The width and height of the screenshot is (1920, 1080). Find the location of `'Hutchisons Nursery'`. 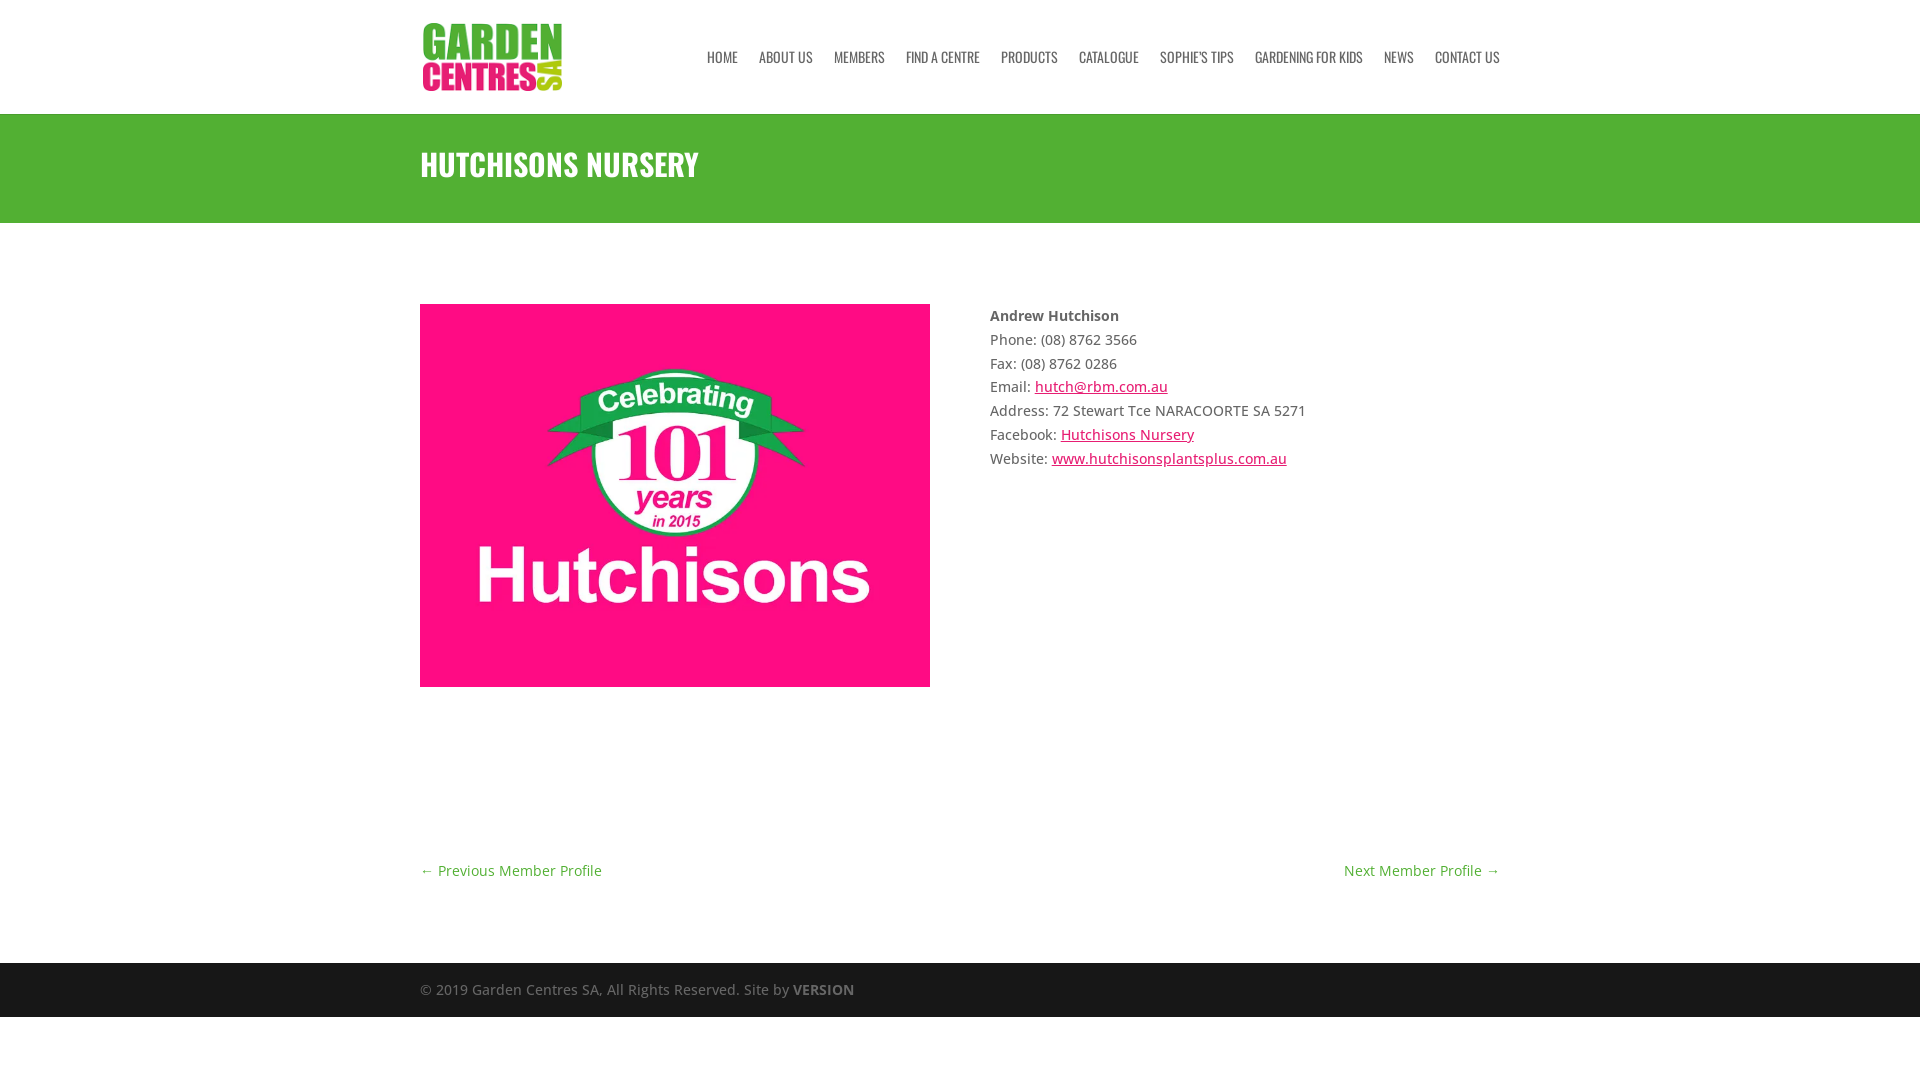

'Hutchisons Nursery' is located at coordinates (1127, 433).